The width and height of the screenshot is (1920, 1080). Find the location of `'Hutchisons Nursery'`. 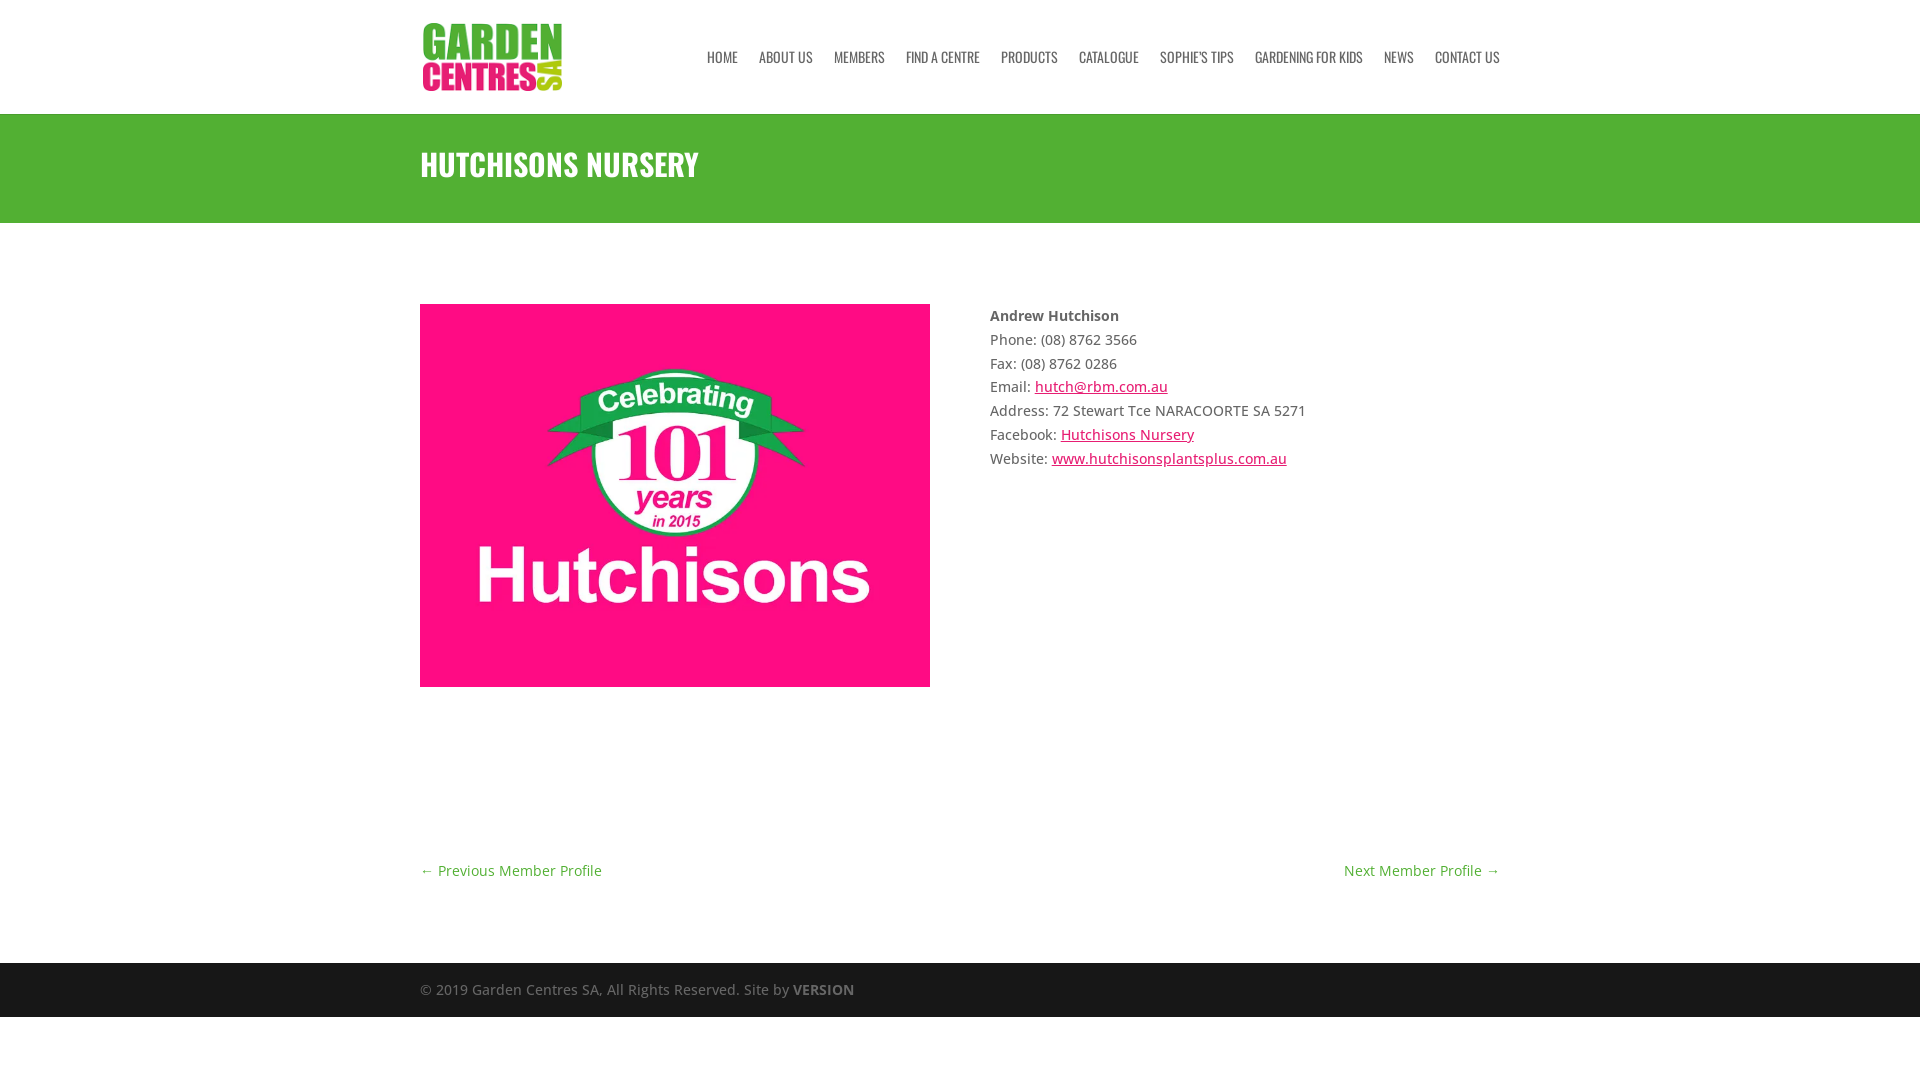

'Hutchisons Nursery' is located at coordinates (1127, 433).